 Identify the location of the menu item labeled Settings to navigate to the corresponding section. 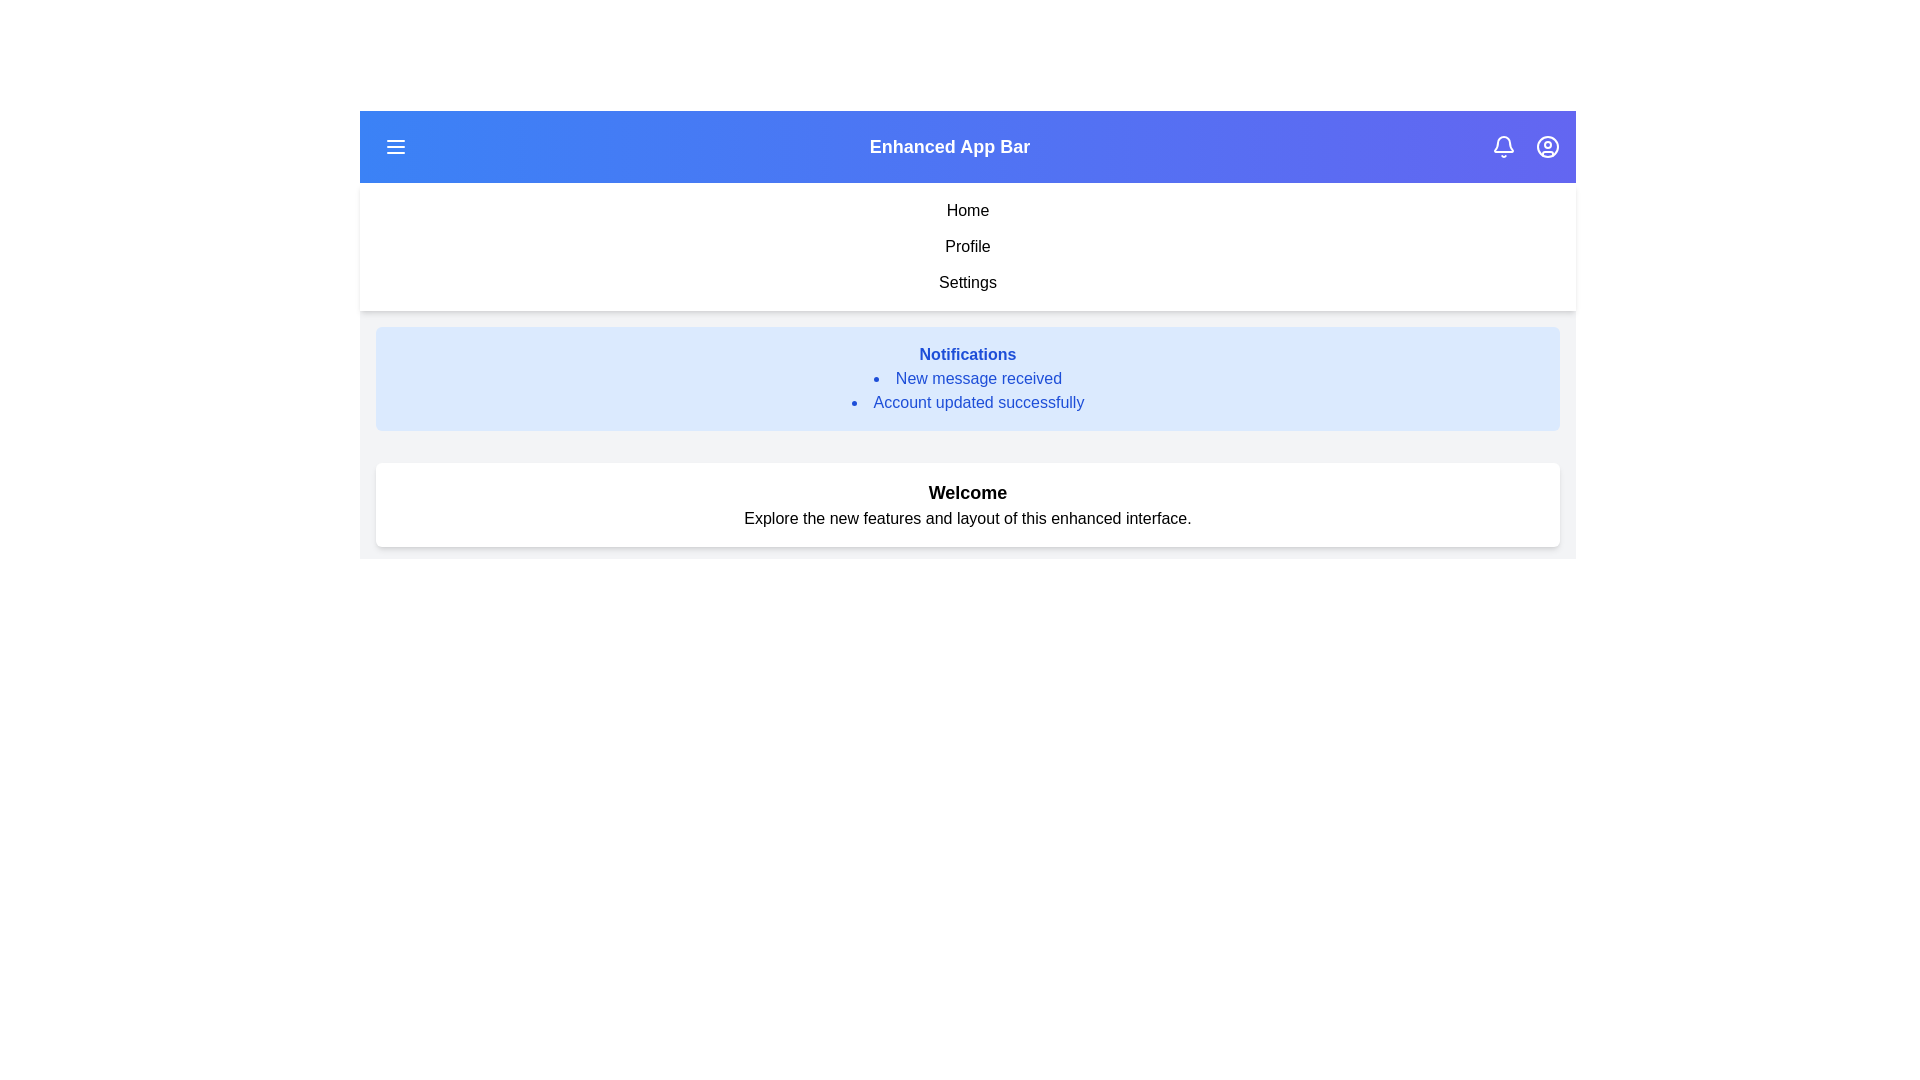
(968, 282).